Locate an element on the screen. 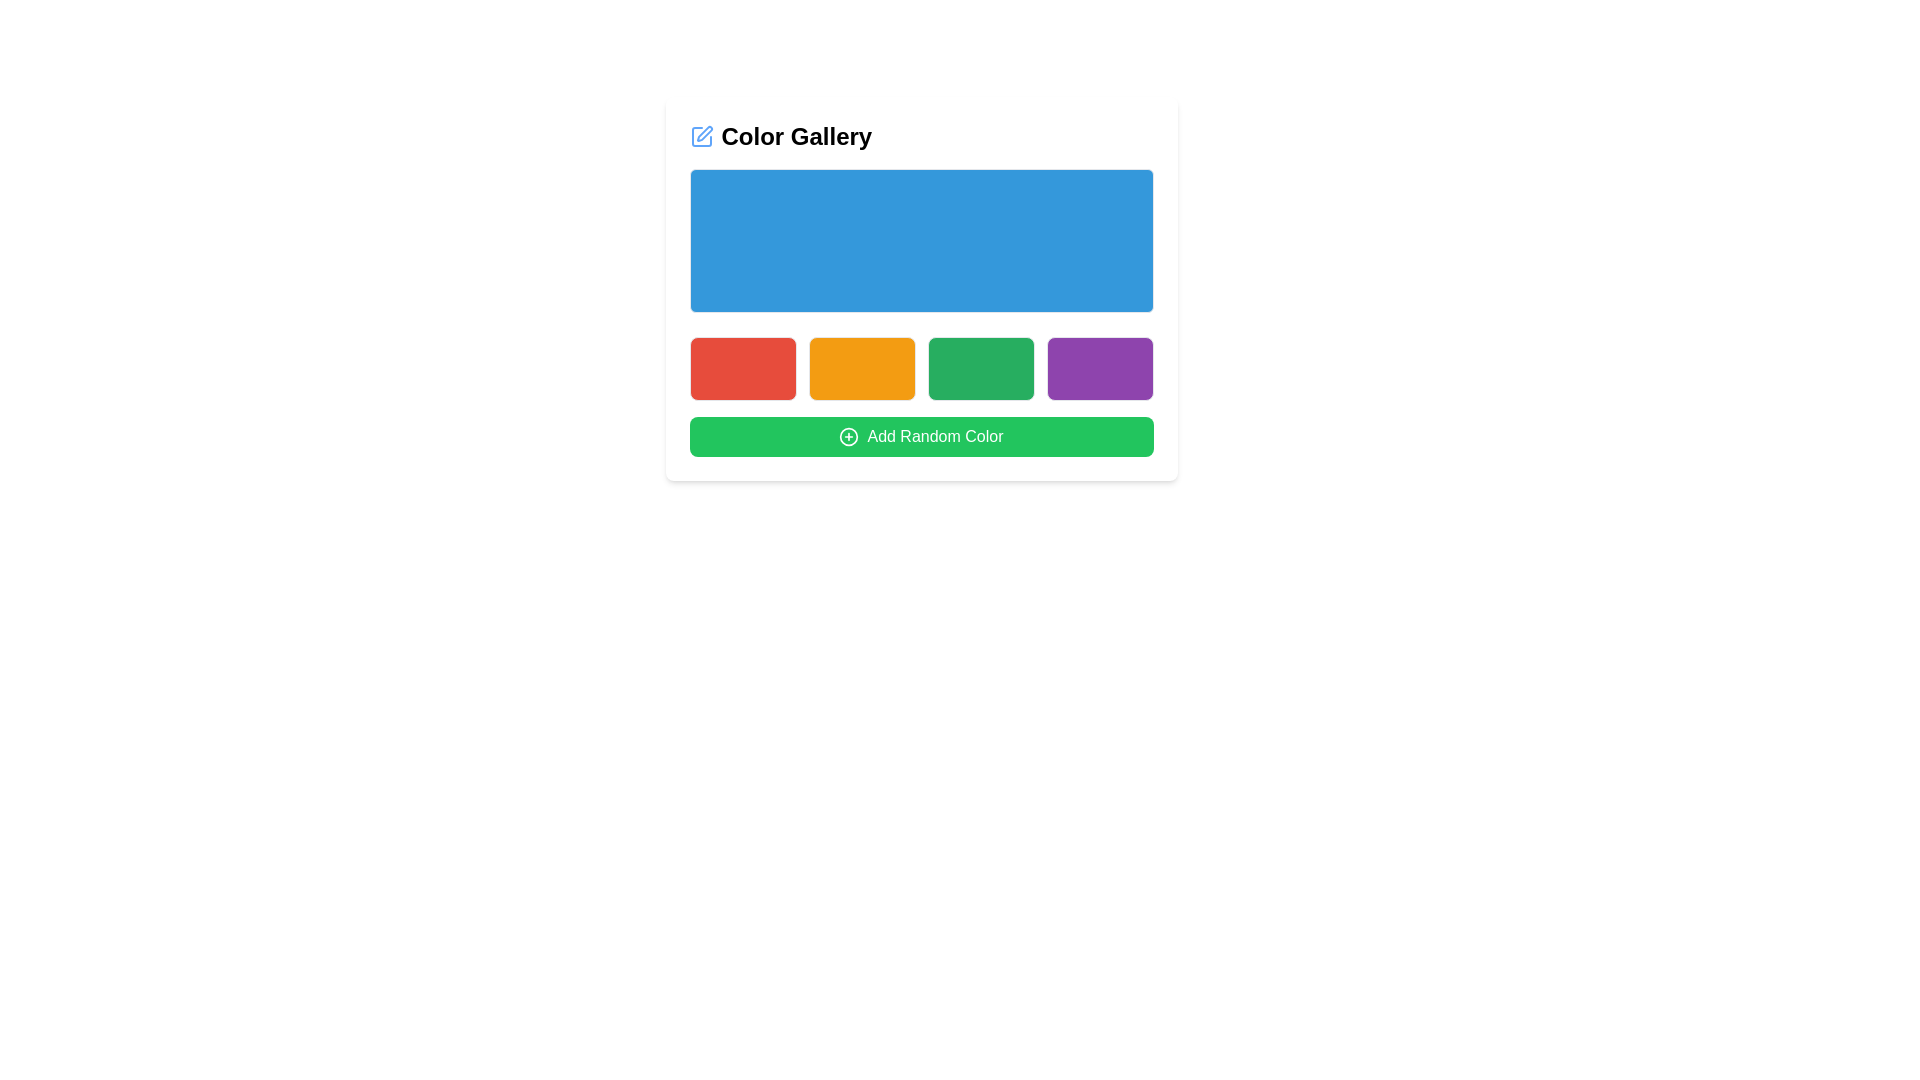 The height and width of the screenshot is (1080, 1920). the vibrant orange button with rounded corners located in the center of the window, positioned between a blue rectangle above and a green button labeled 'Add Random Color' below is located at coordinates (862, 369).